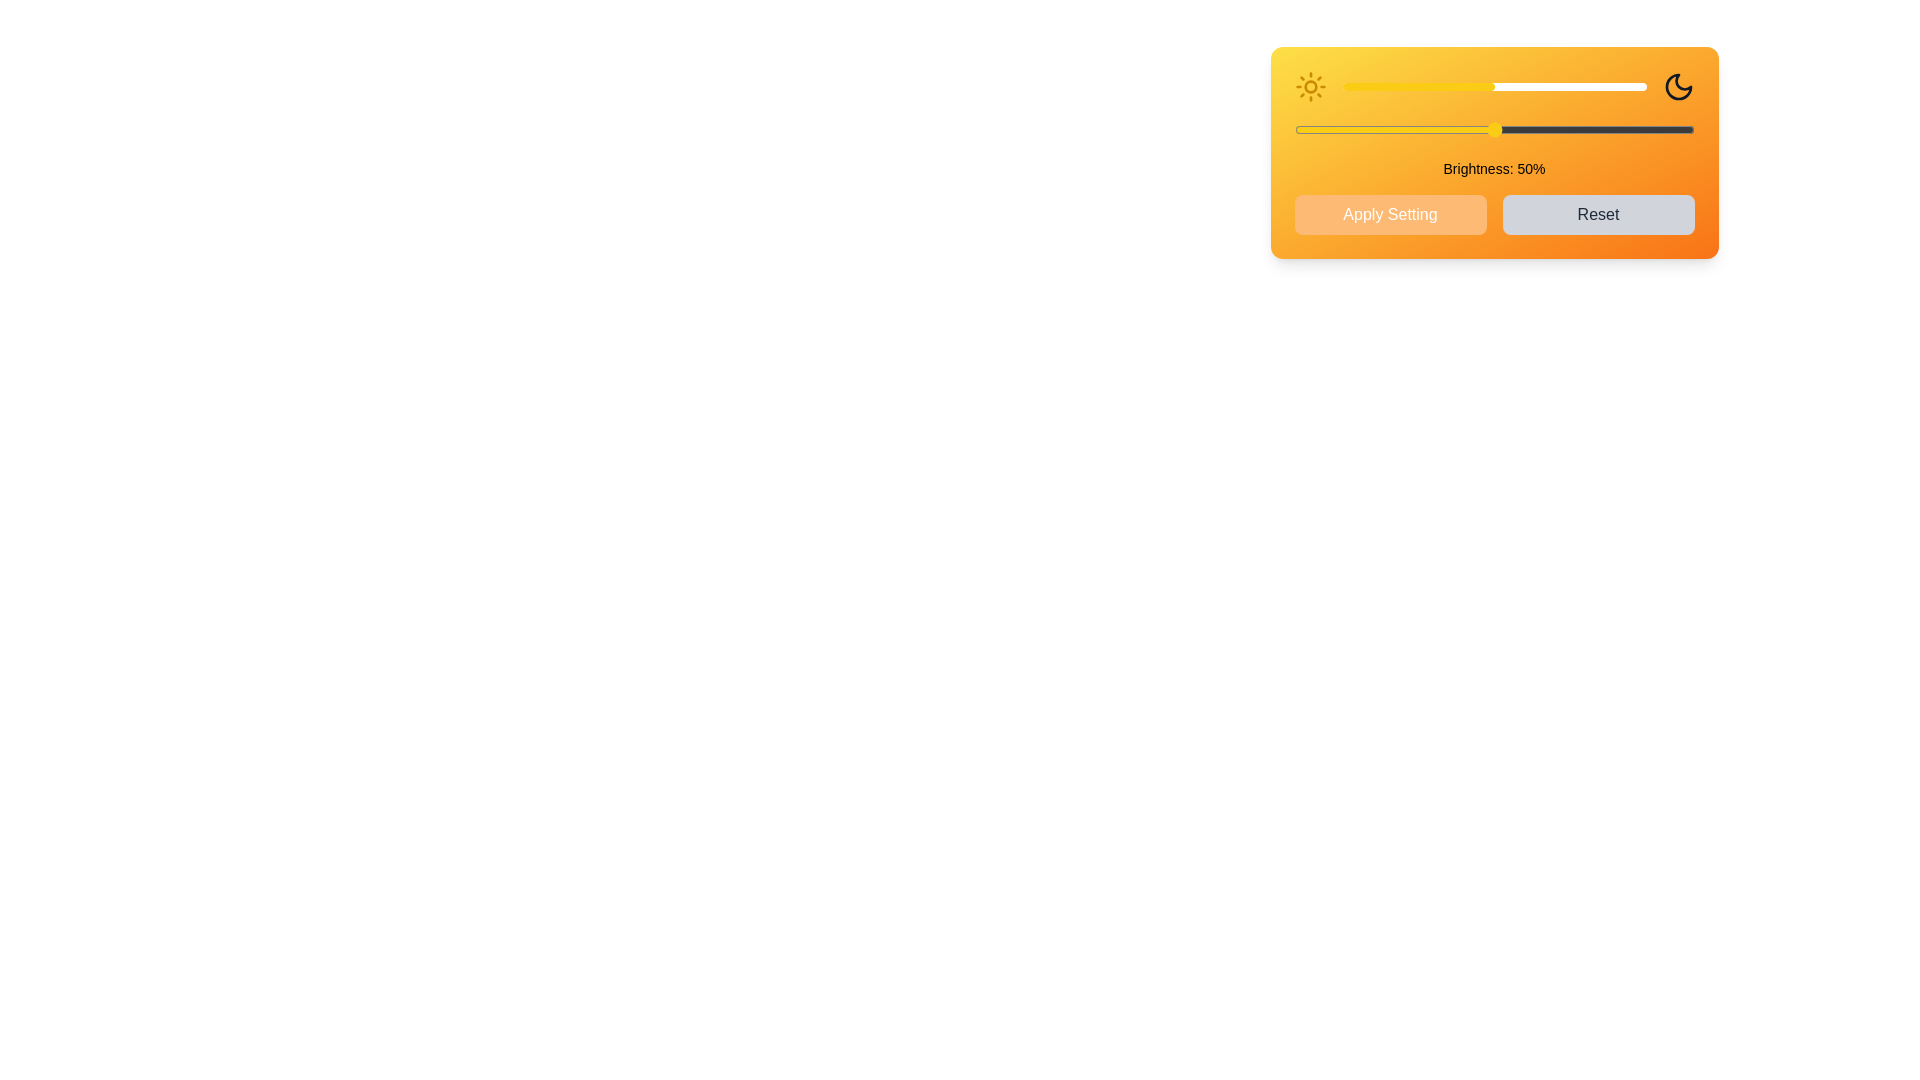 The height and width of the screenshot is (1080, 1920). What do you see at coordinates (1643, 86) in the screenshot?
I see `the brightness slider to 99%` at bounding box center [1643, 86].